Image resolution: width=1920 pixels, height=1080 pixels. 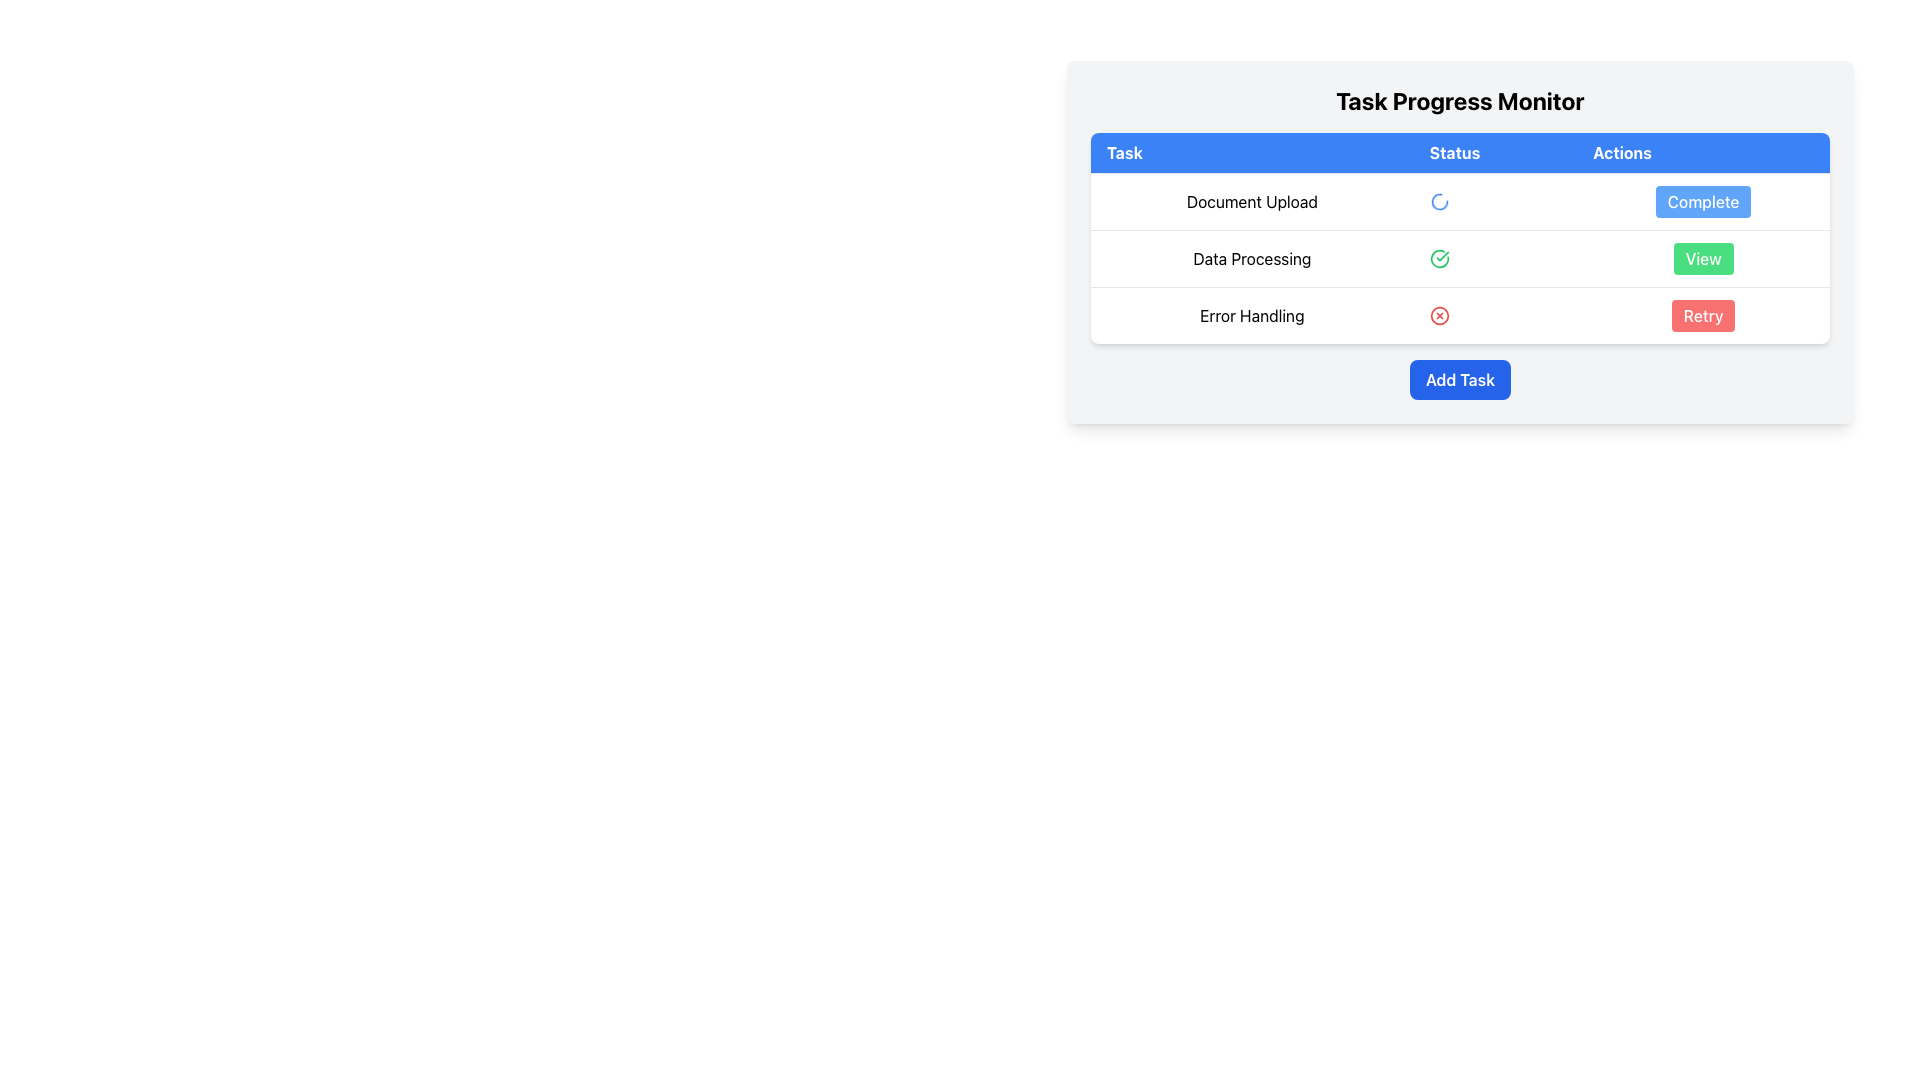 I want to click on the green 'View' button located under the 'Actions' column in the 'Data Processing' row, so click(x=1702, y=257).